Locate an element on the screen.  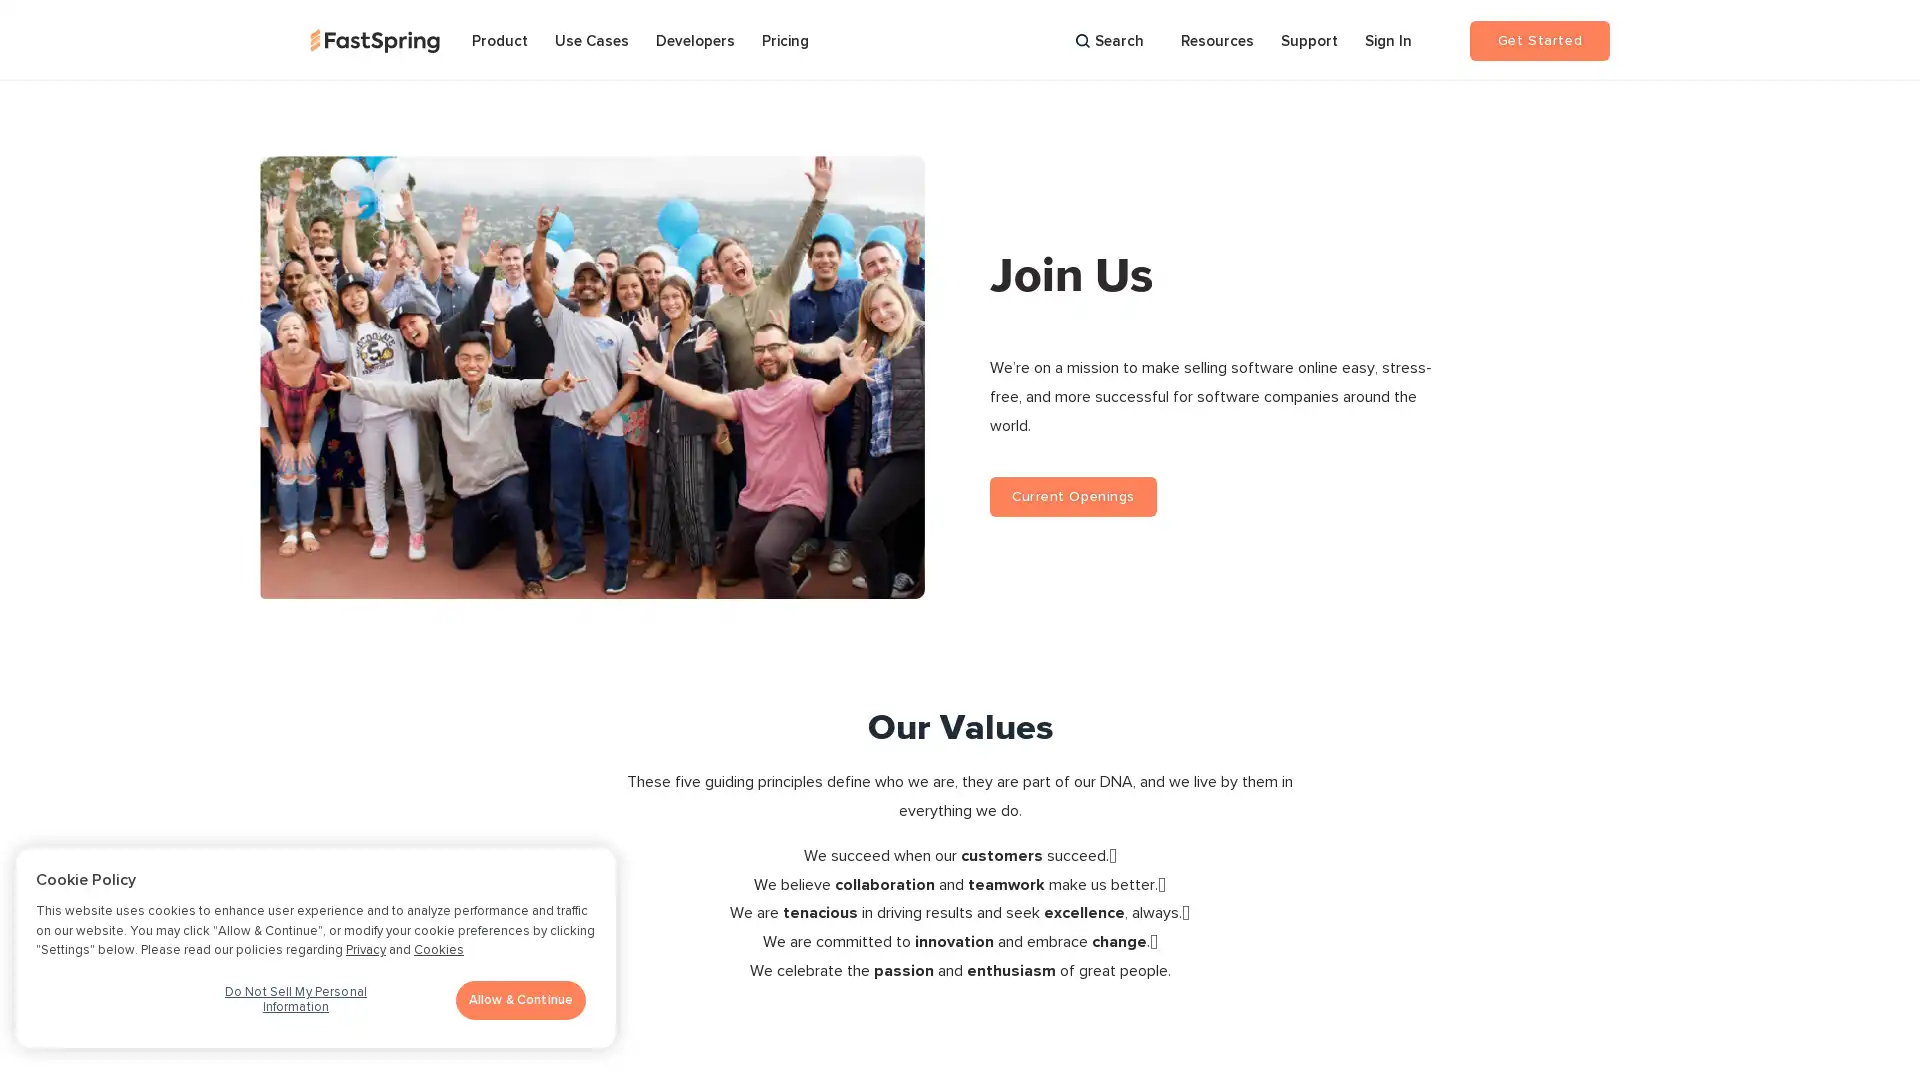
Do Not Sell My Personal Information is located at coordinates (294, 1006).